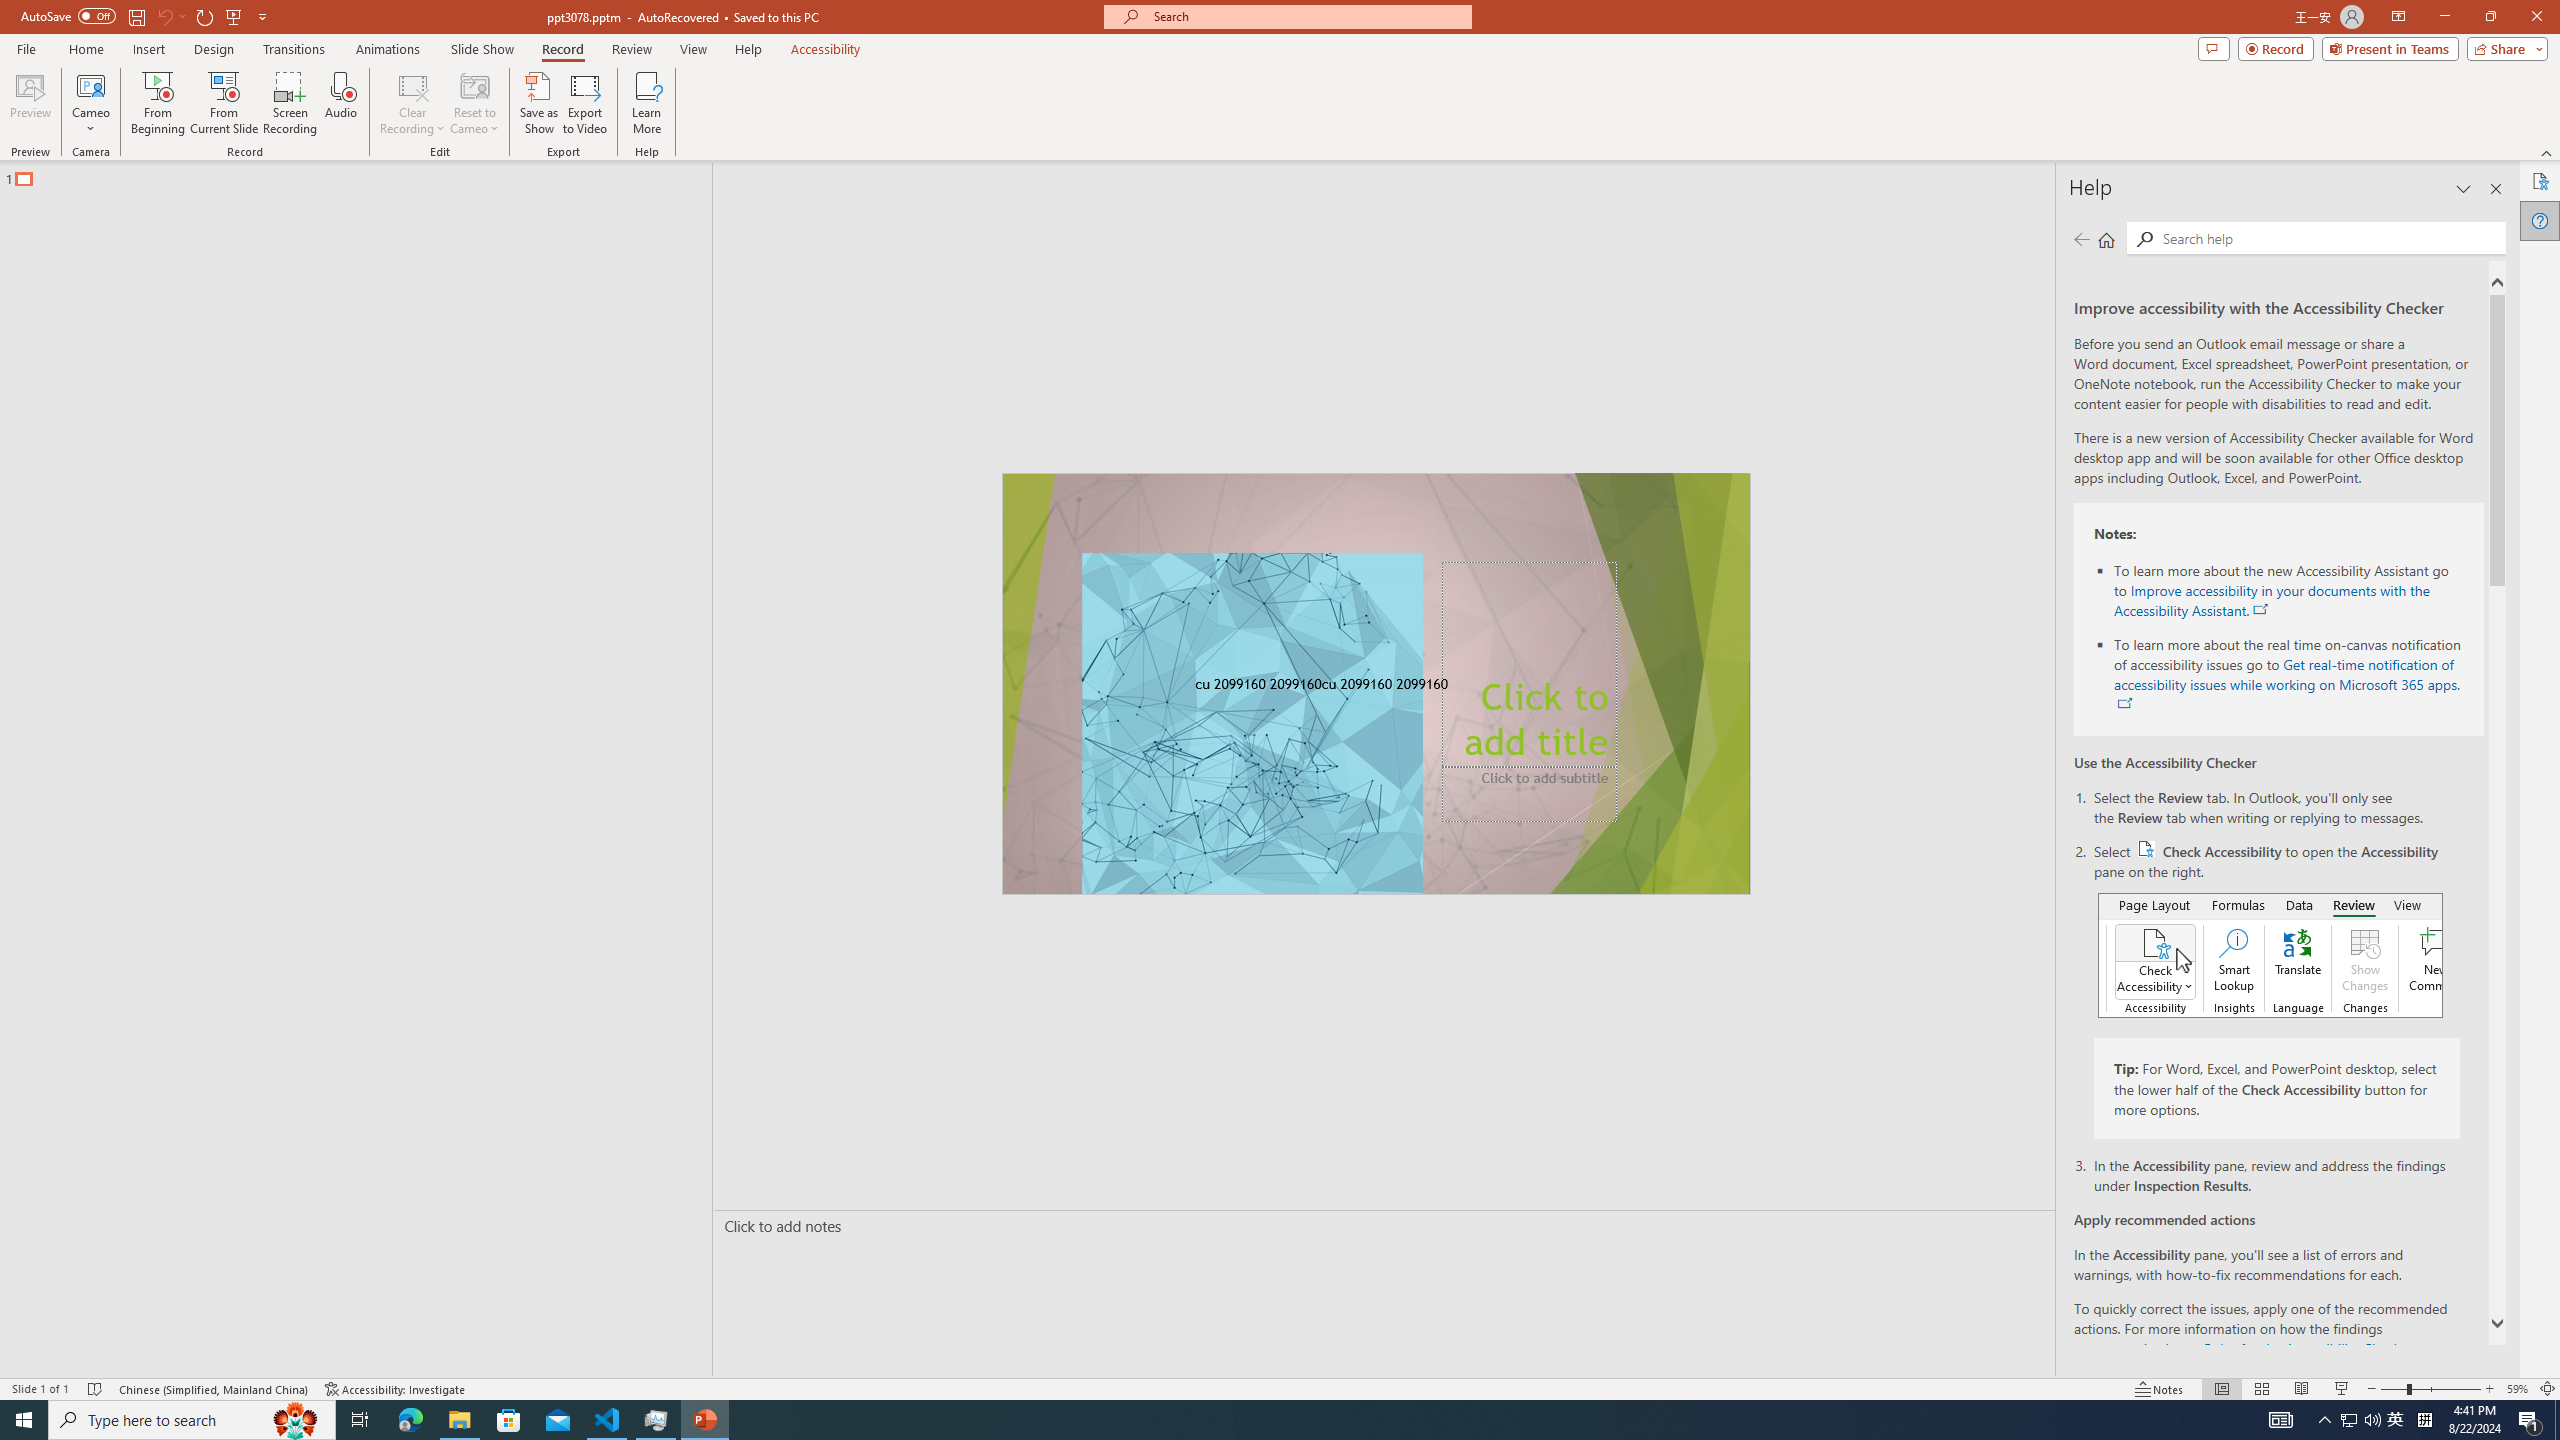 Image resolution: width=2560 pixels, height=1440 pixels. Describe the element at coordinates (89, 103) in the screenshot. I see `'Cameo'` at that location.